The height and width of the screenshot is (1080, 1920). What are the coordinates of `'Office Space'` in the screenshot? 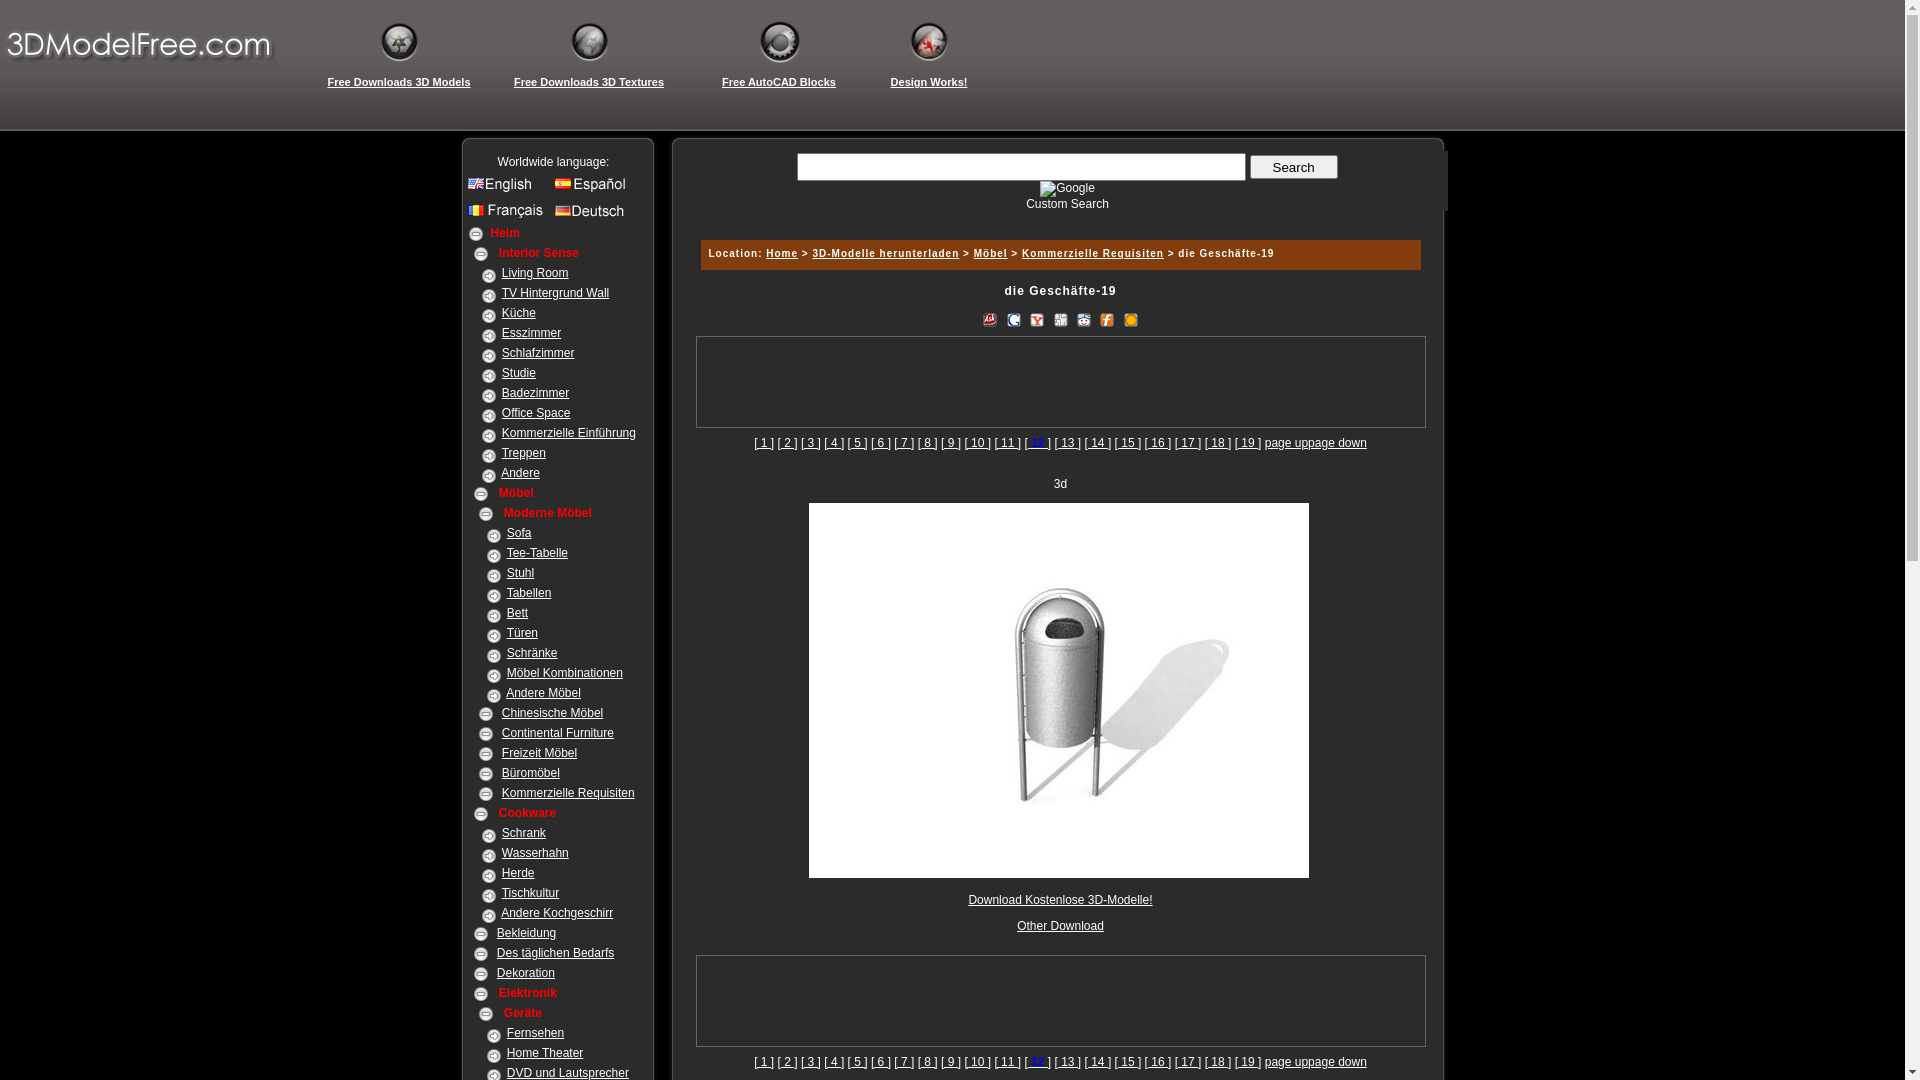 It's located at (536, 411).